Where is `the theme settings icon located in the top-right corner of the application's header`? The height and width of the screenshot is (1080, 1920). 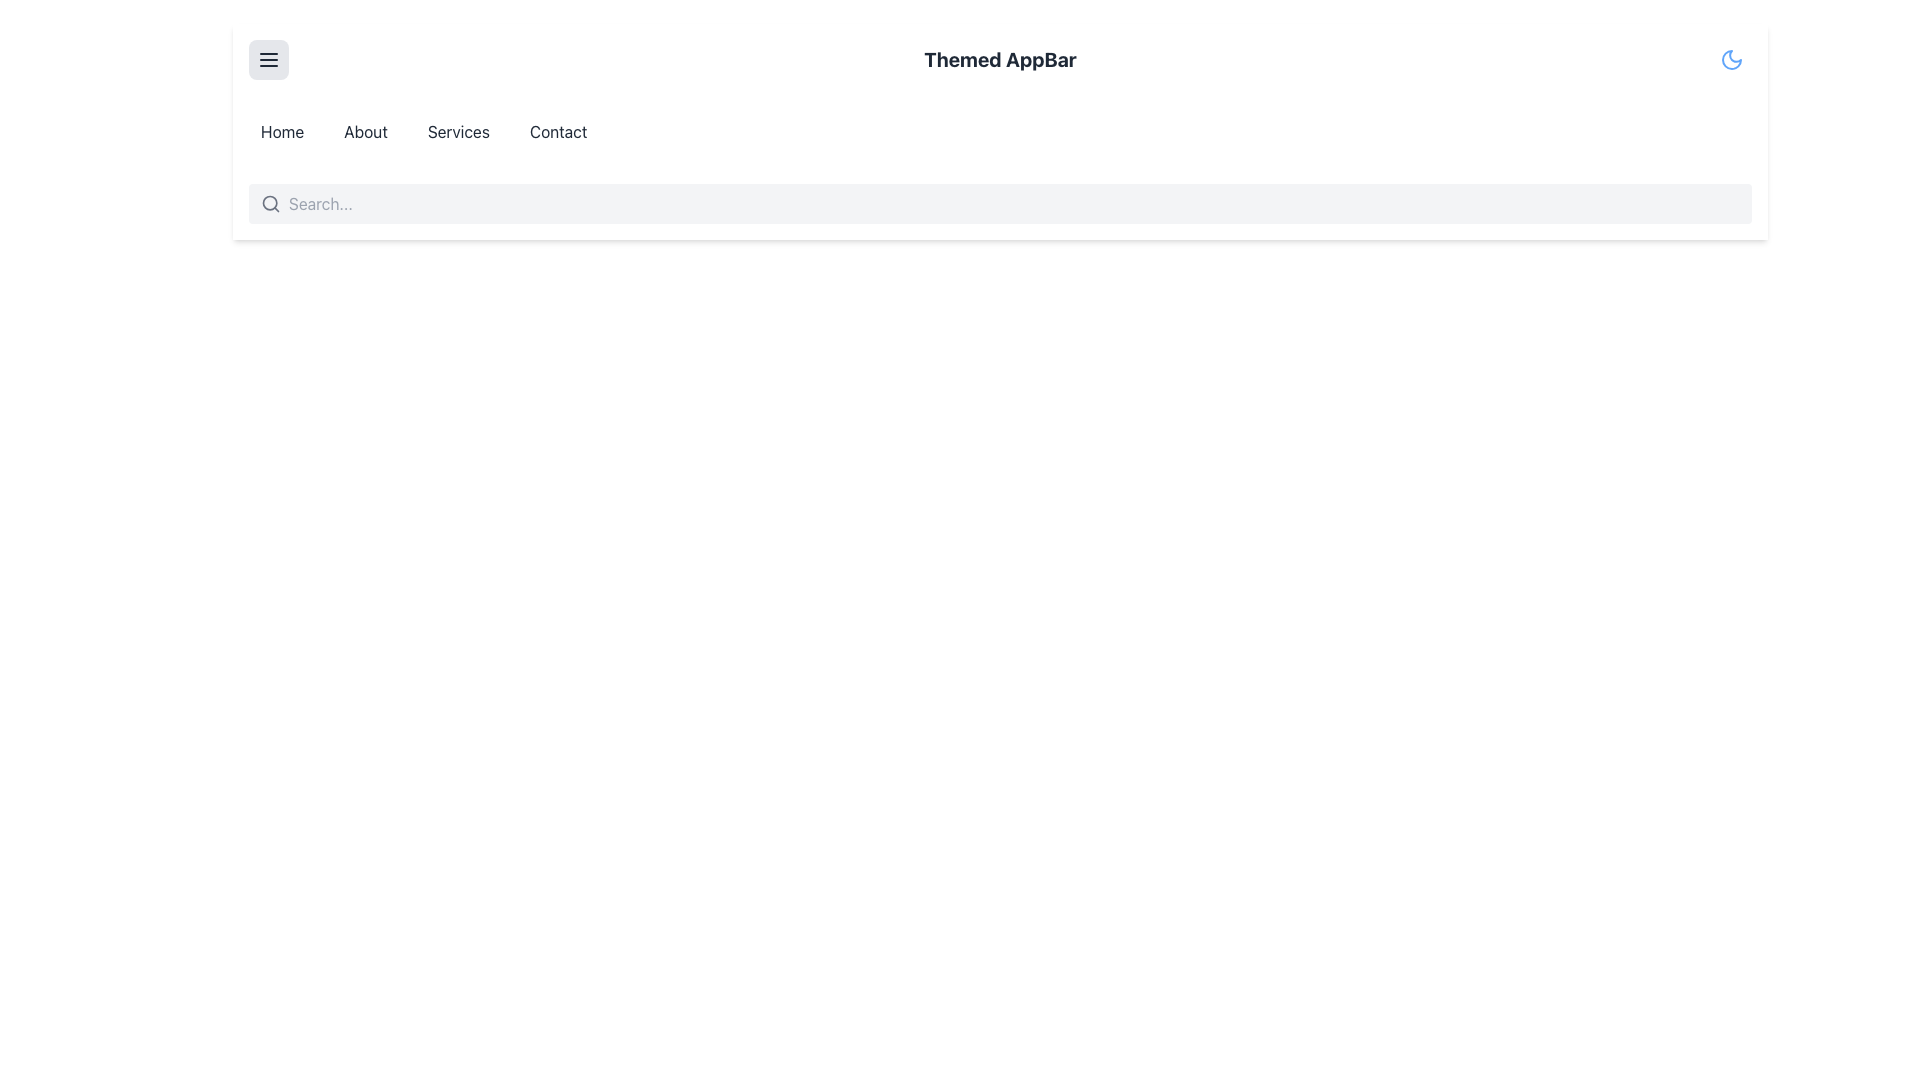 the theme settings icon located in the top-right corner of the application's header is located at coordinates (1731, 59).